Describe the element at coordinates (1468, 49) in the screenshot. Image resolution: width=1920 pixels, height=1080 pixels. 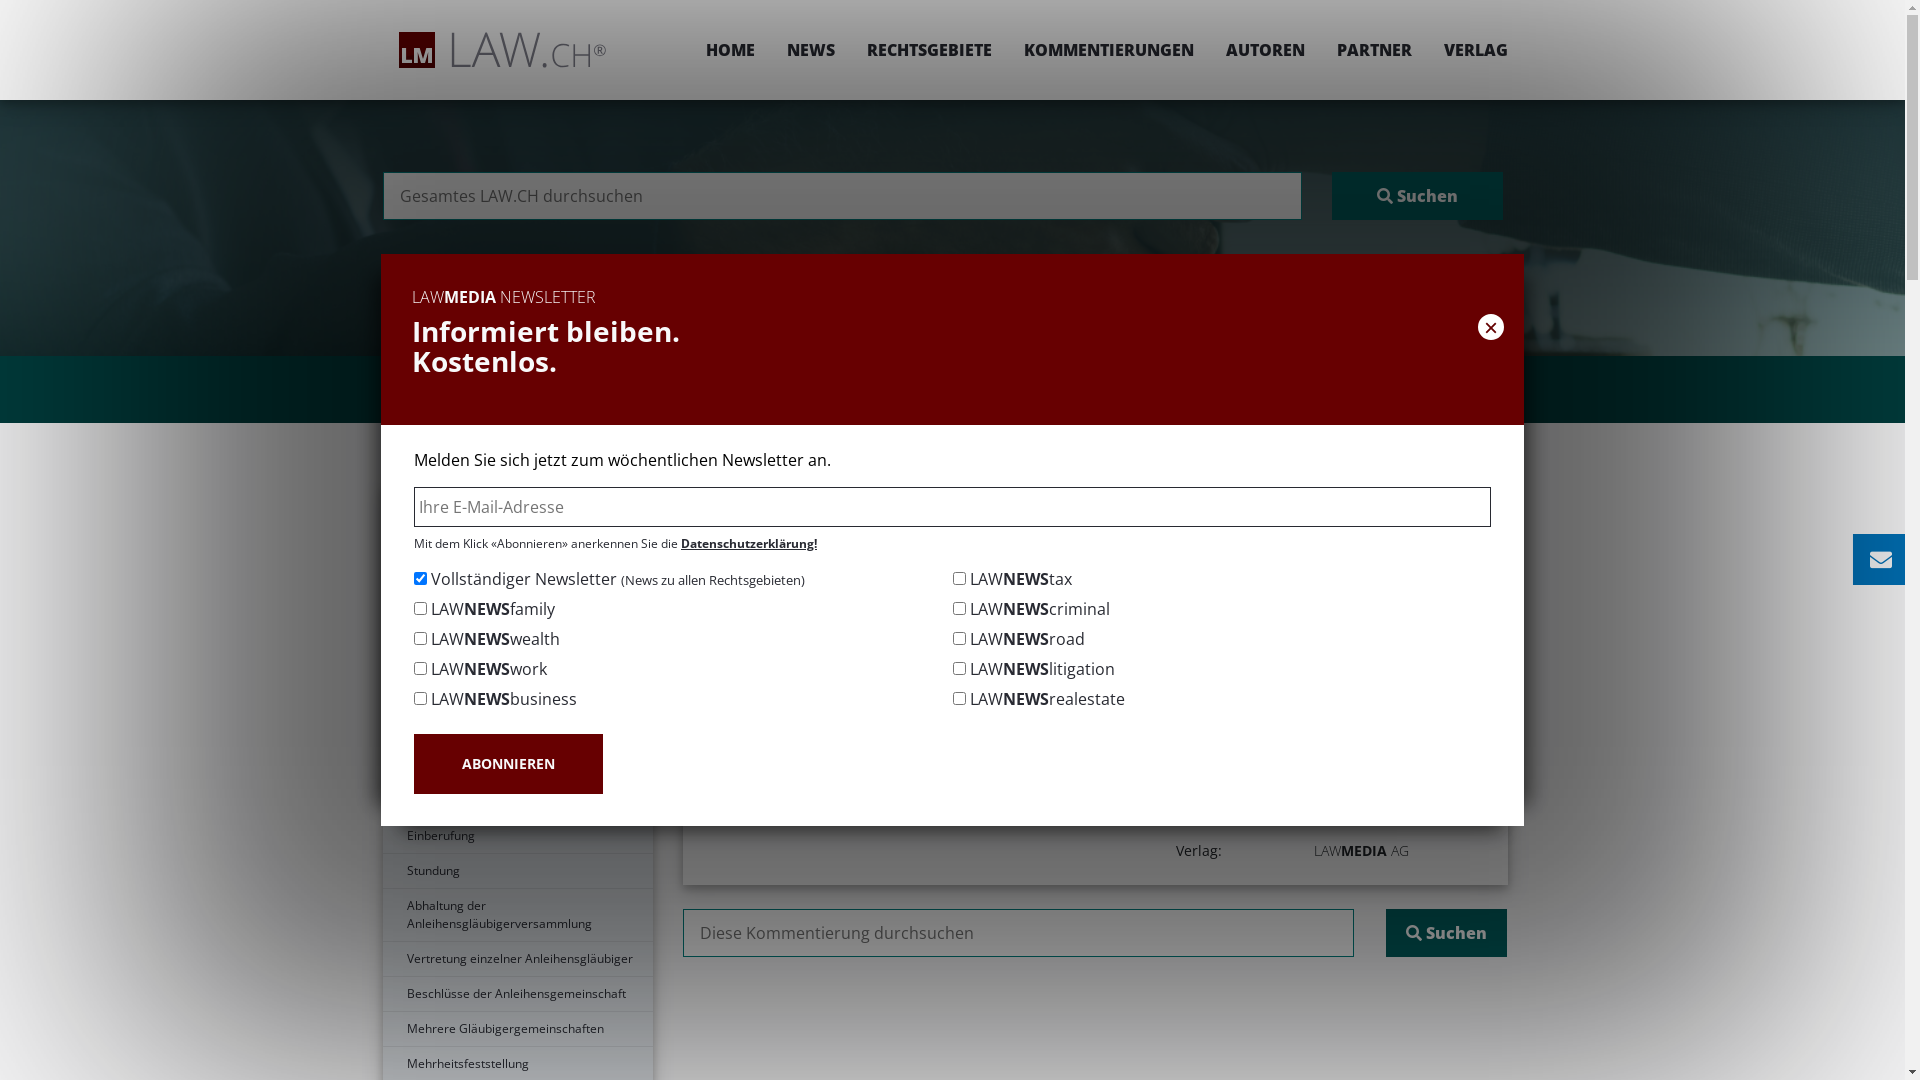
I see `'VERLAG'` at that location.